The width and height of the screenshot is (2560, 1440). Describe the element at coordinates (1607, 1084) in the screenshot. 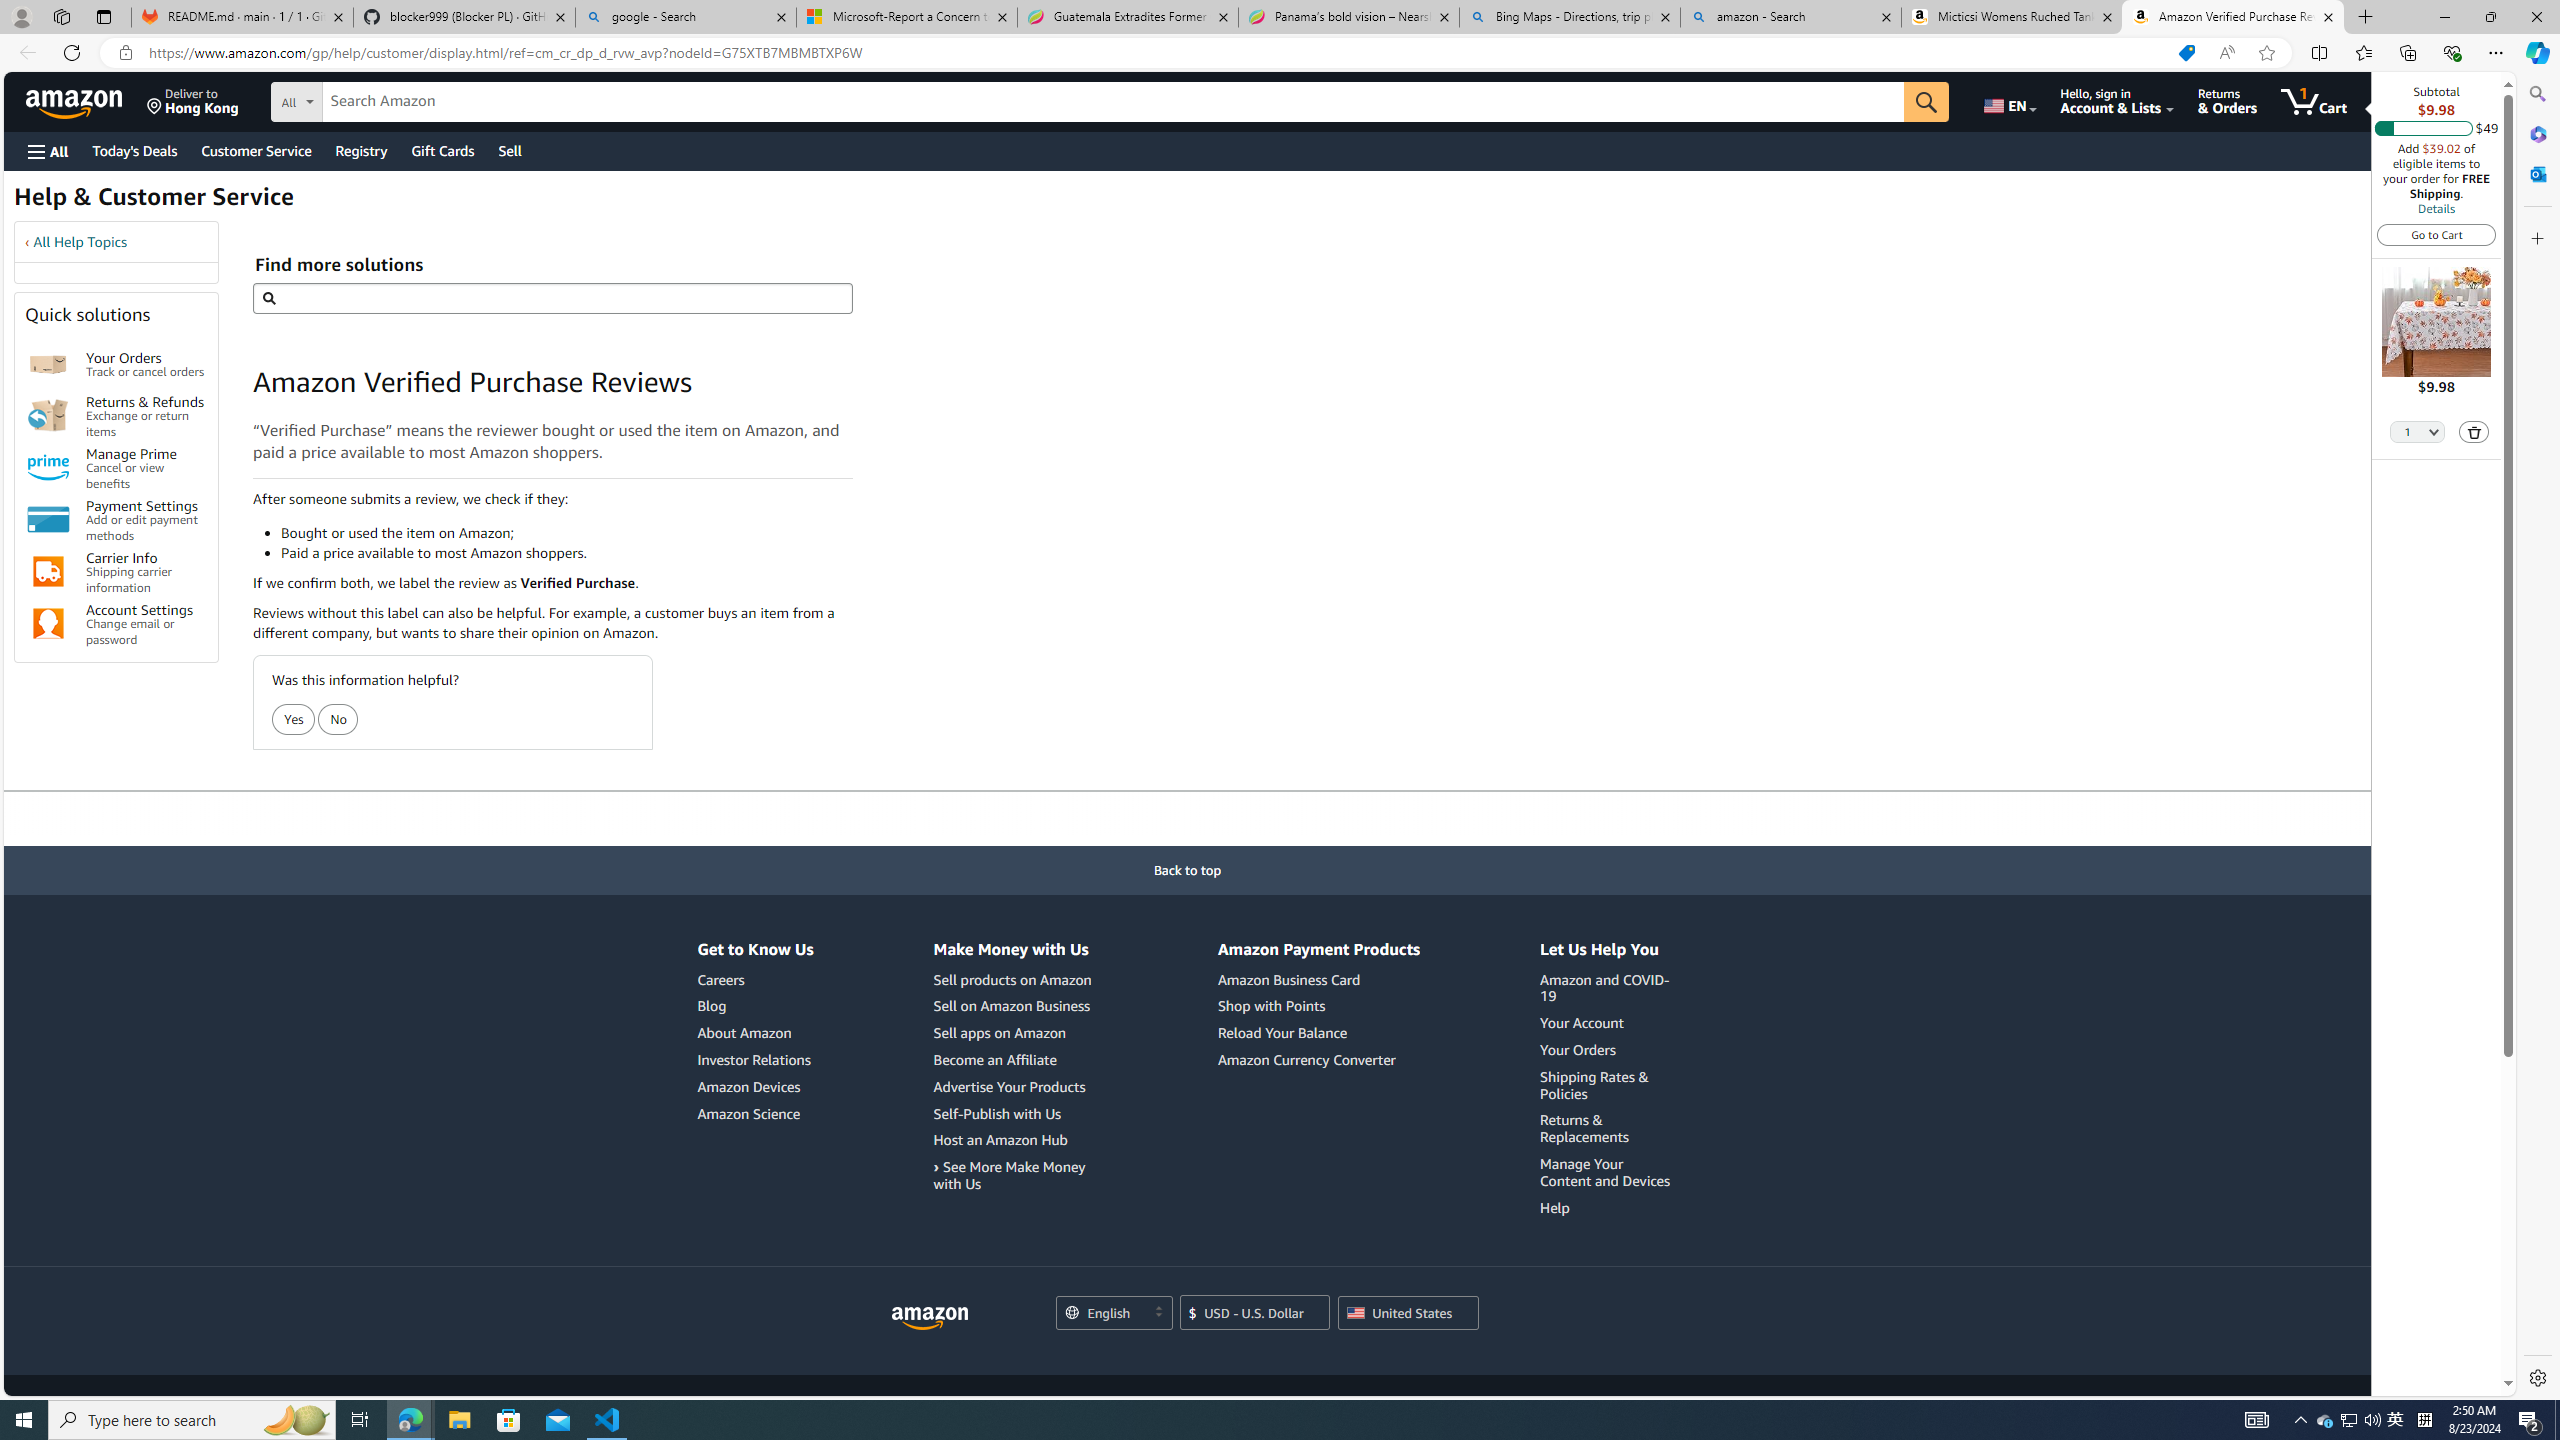

I see `'Shipping Rates & Policies'` at that location.